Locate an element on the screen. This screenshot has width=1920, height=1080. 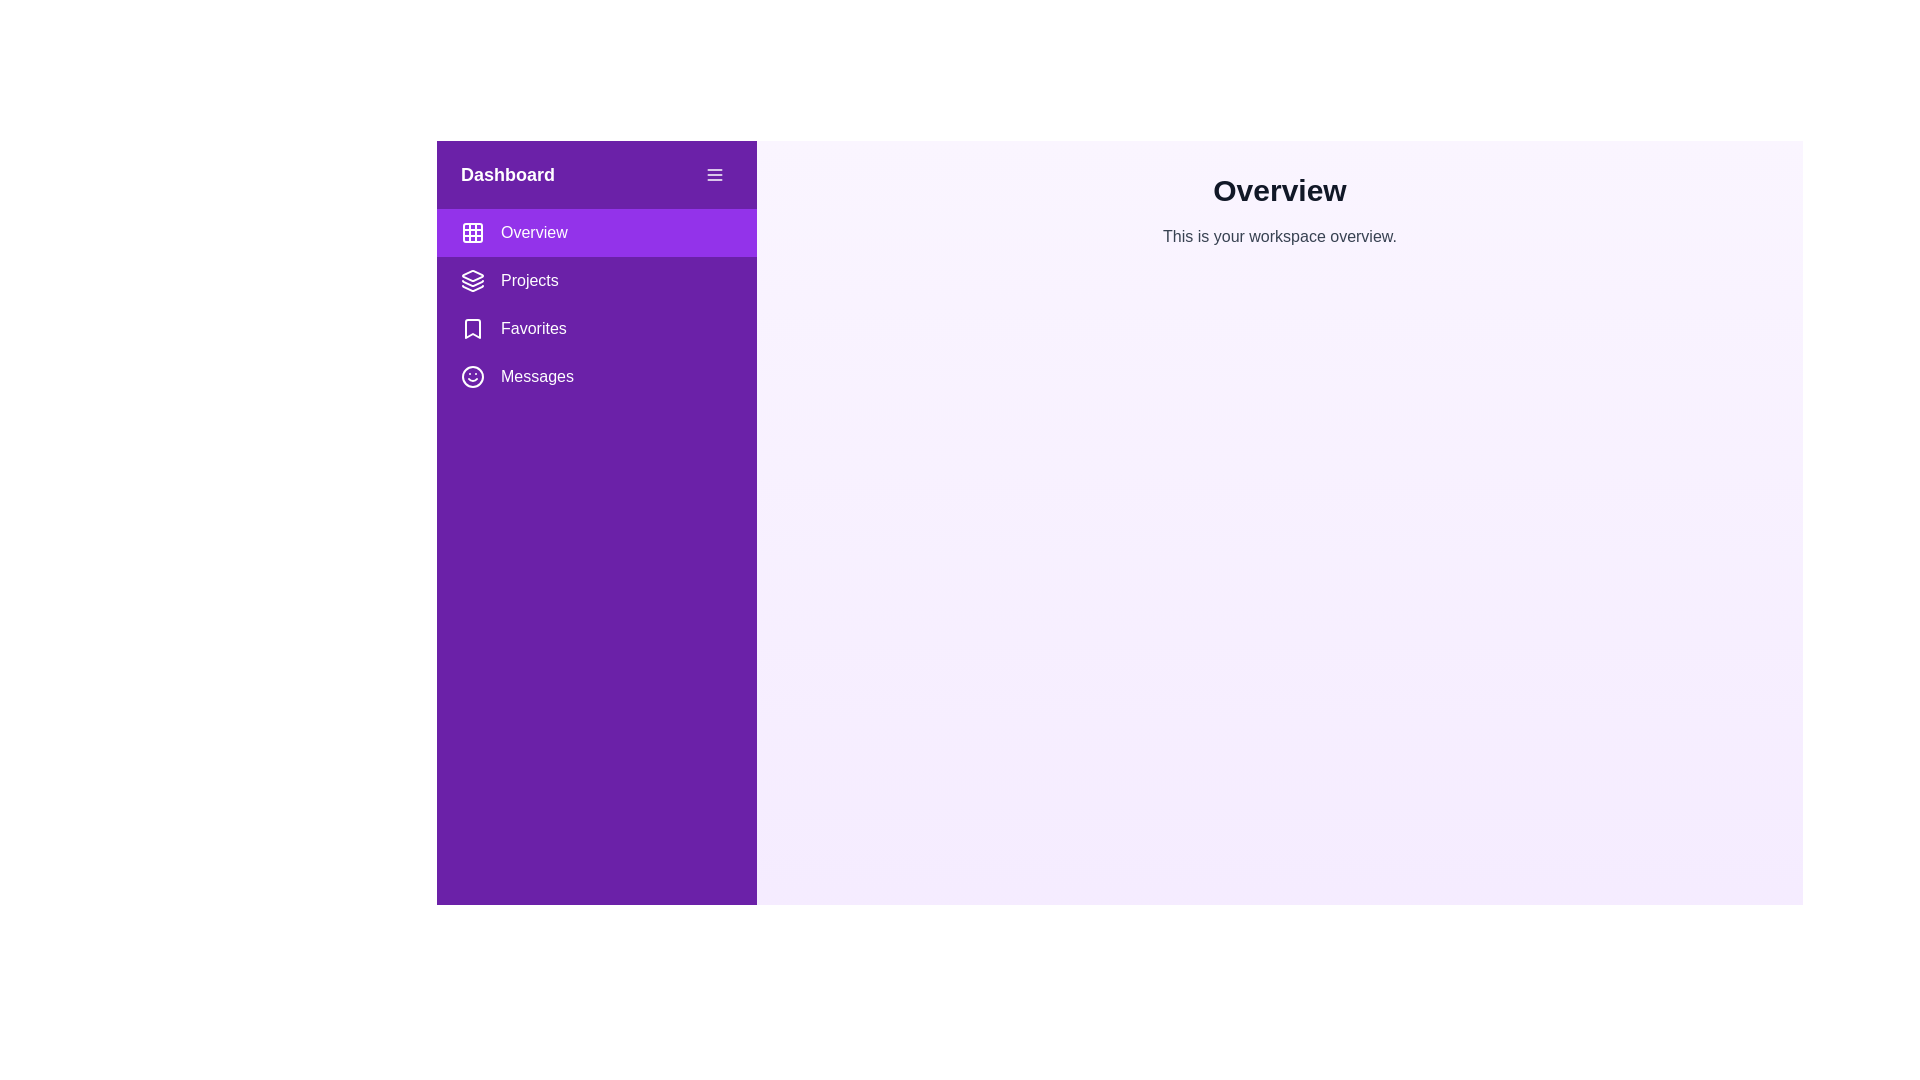
the menu item Messages from the drawer is located at coordinates (595, 377).